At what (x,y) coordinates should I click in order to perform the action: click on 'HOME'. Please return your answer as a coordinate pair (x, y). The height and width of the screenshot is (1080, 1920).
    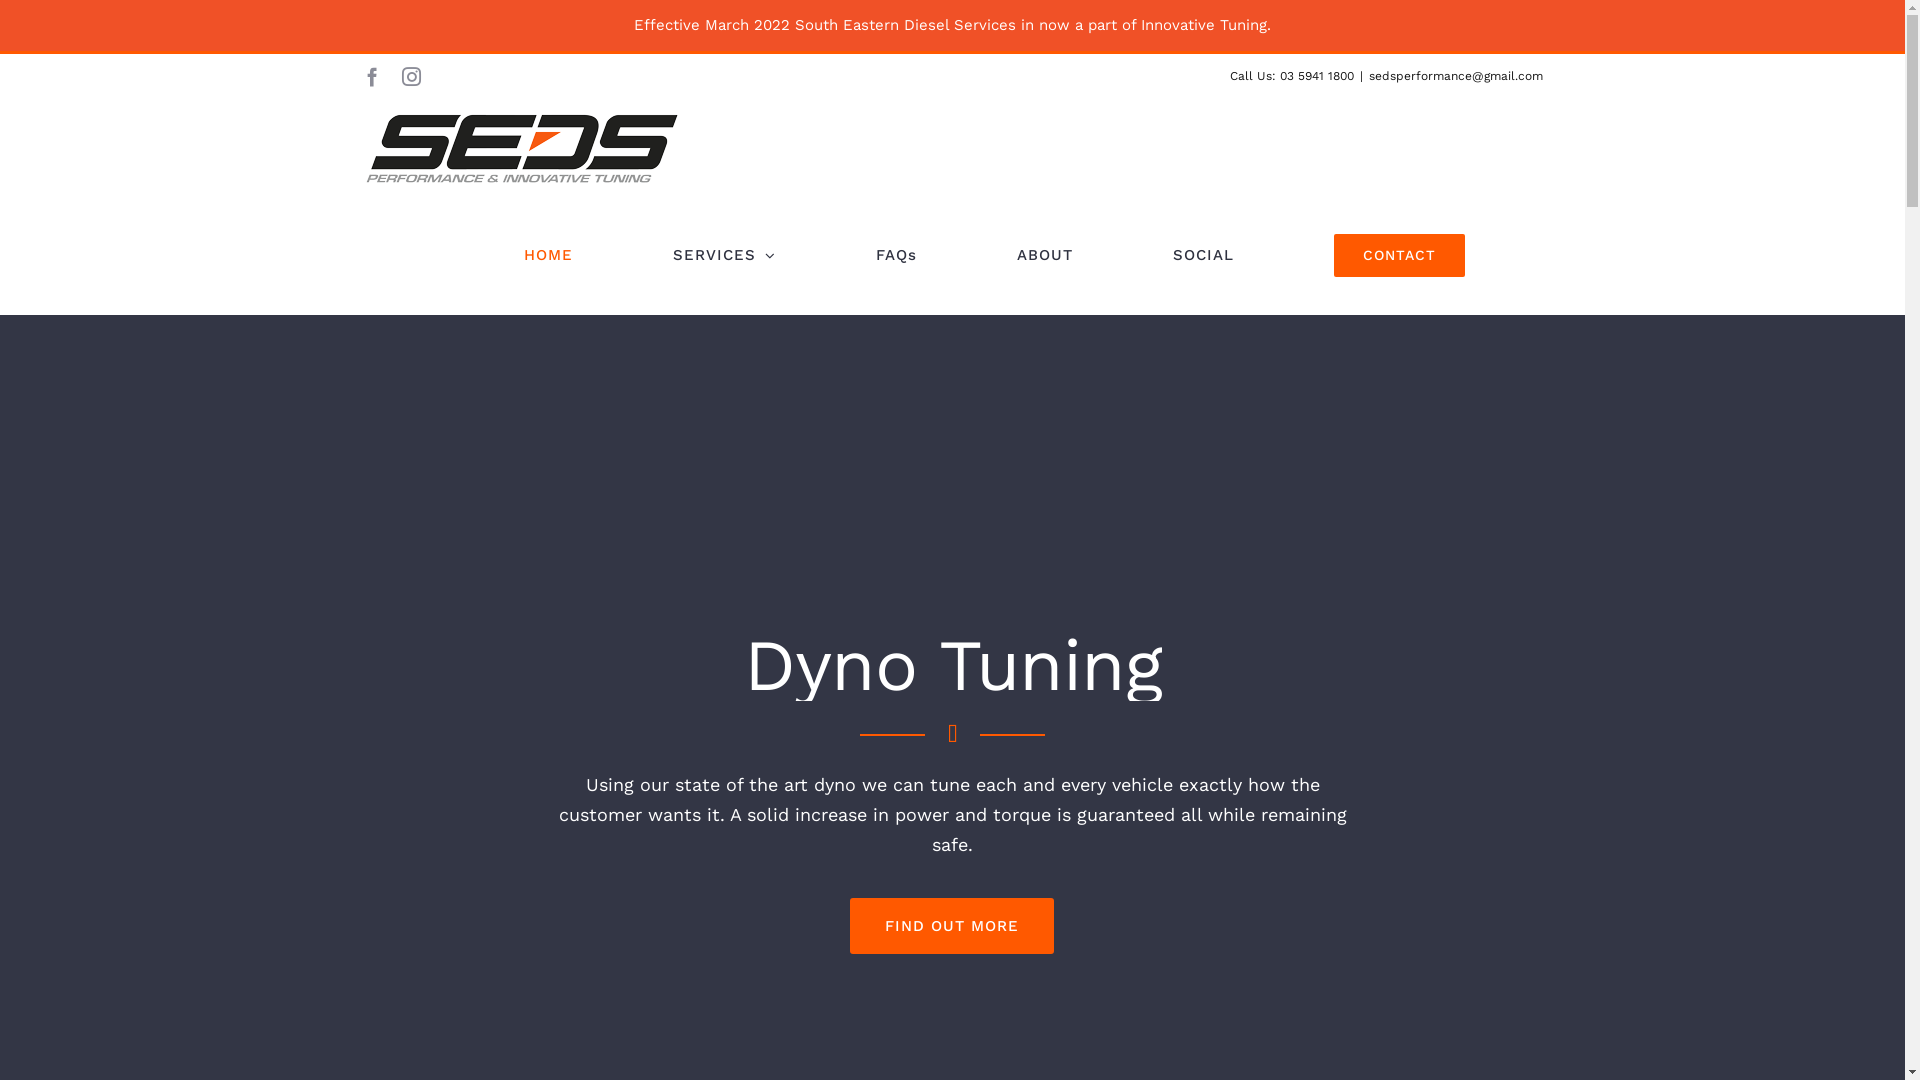
    Looking at the image, I should click on (502, 254).